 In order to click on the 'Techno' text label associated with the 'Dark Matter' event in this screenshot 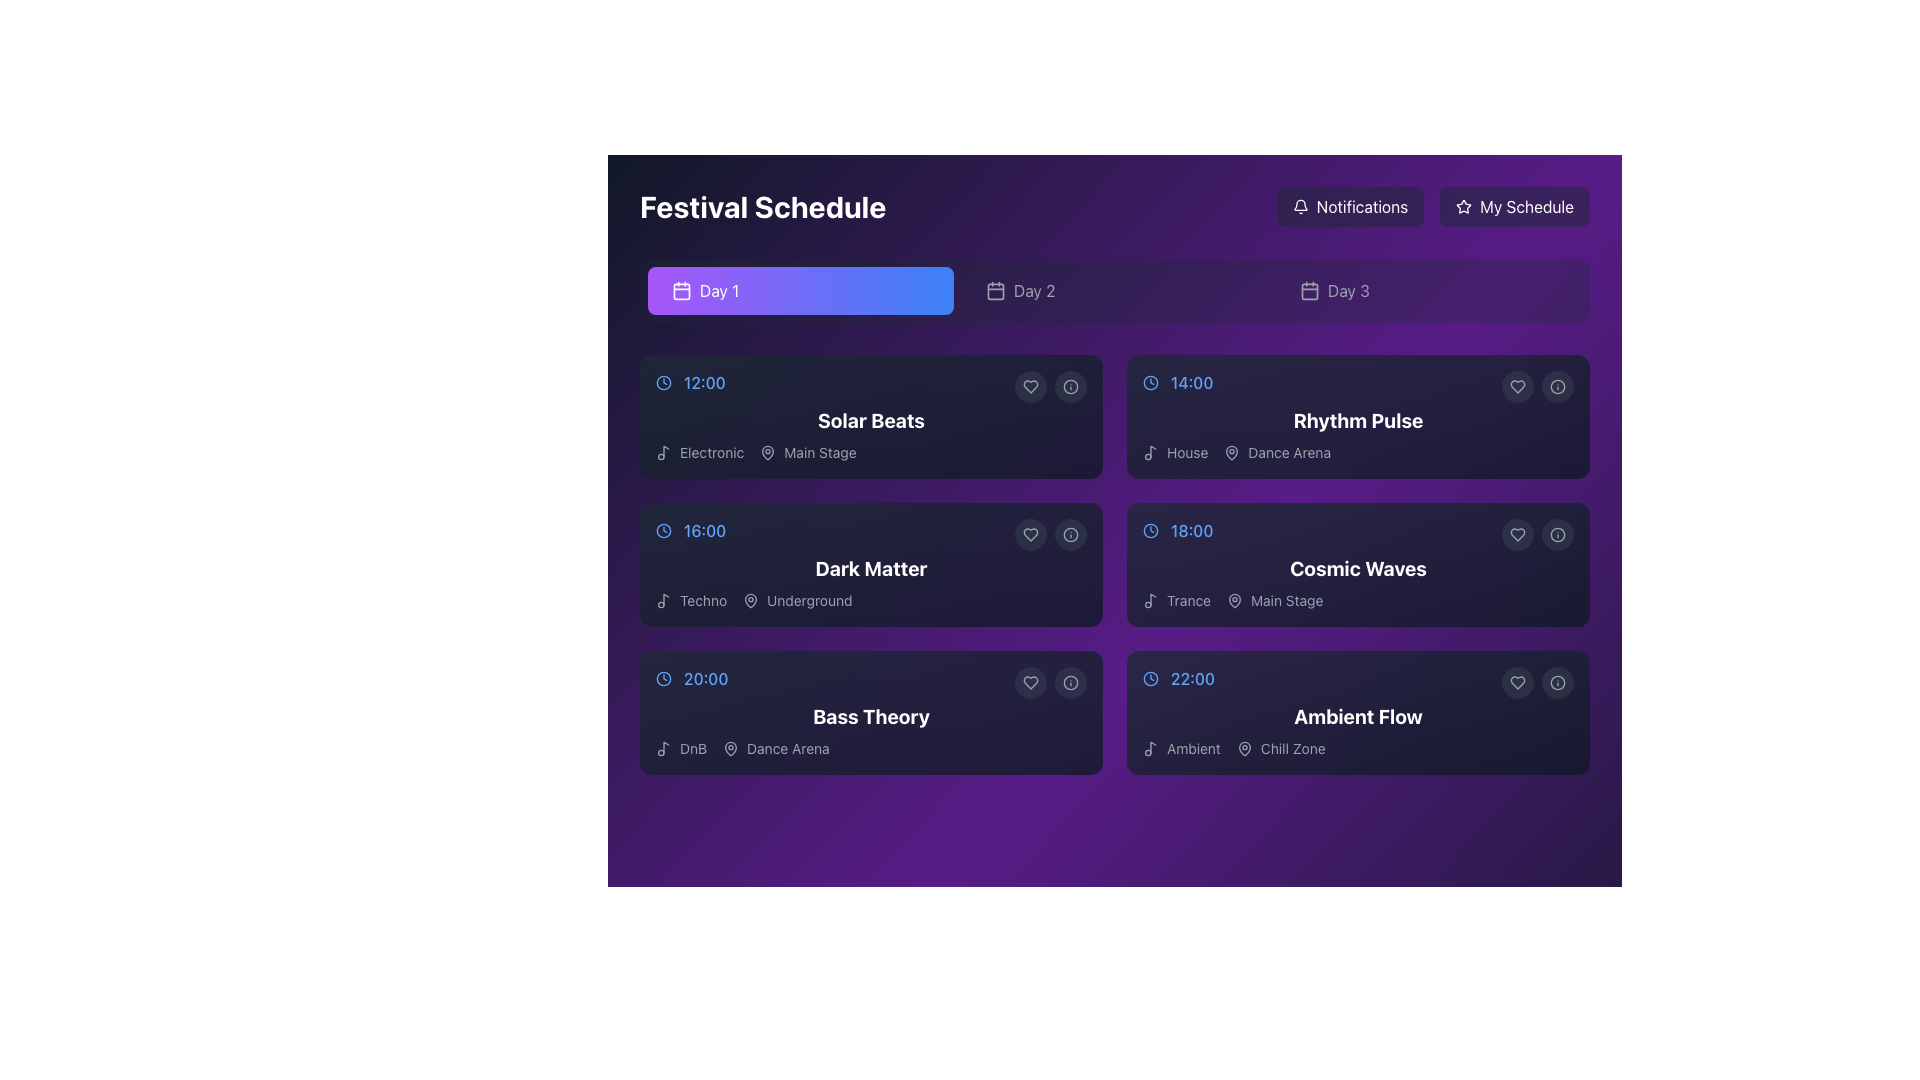, I will do `click(691, 600)`.